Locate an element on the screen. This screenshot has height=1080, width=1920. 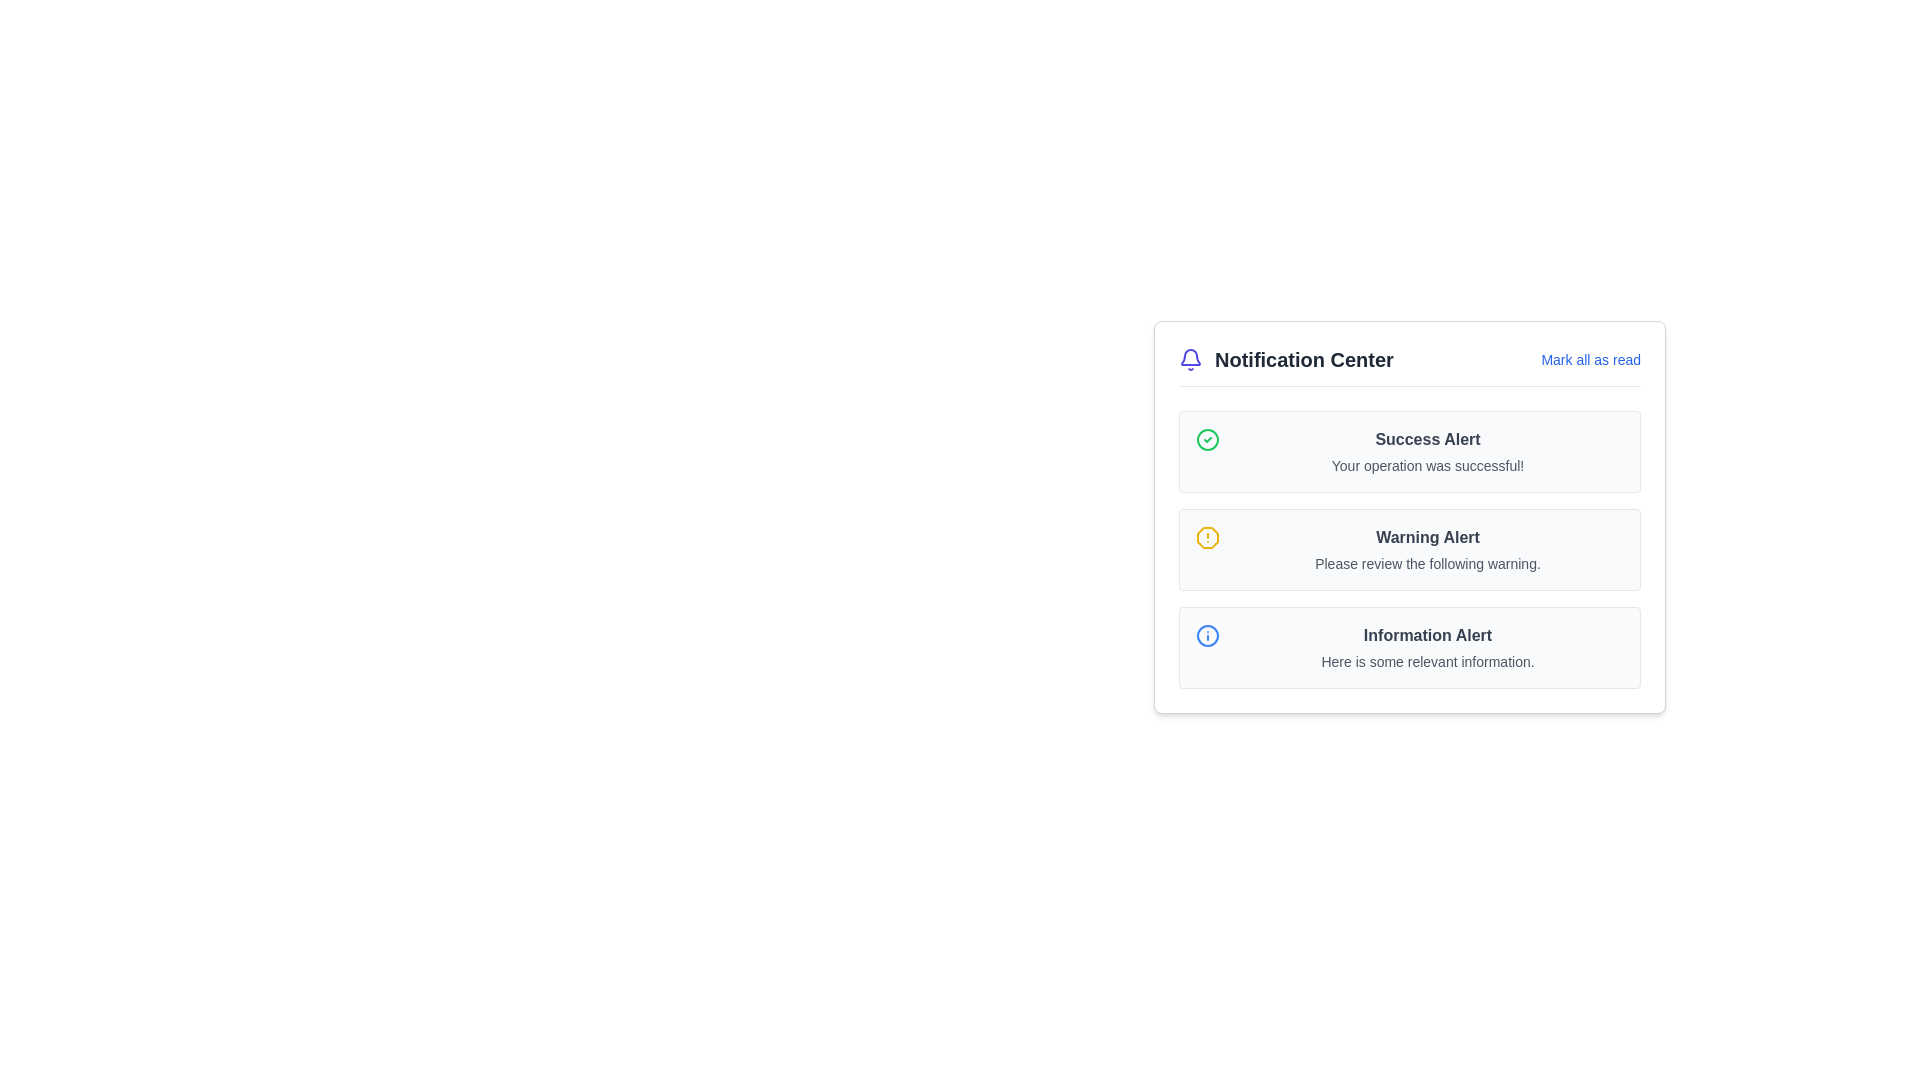
the decorative vector element representing the bell icon in the top-left corner of the Notification Center panel, which indicates notifications is located at coordinates (1190, 356).